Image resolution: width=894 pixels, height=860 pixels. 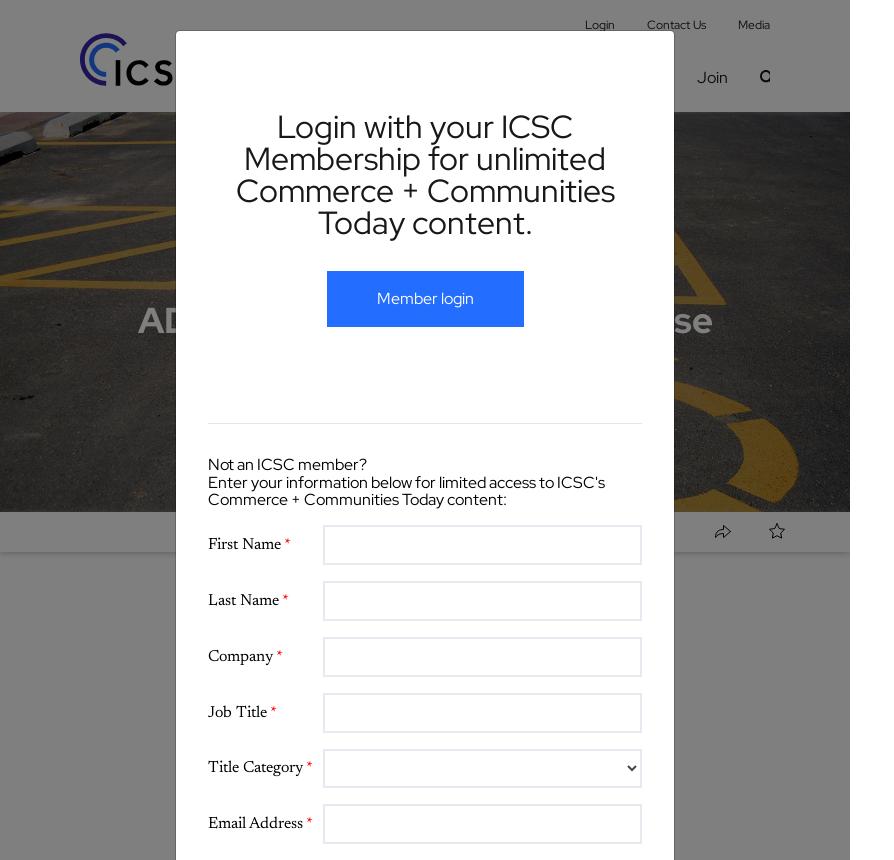 What do you see at coordinates (256, 822) in the screenshot?
I see `'Email Address'` at bounding box center [256, 822].